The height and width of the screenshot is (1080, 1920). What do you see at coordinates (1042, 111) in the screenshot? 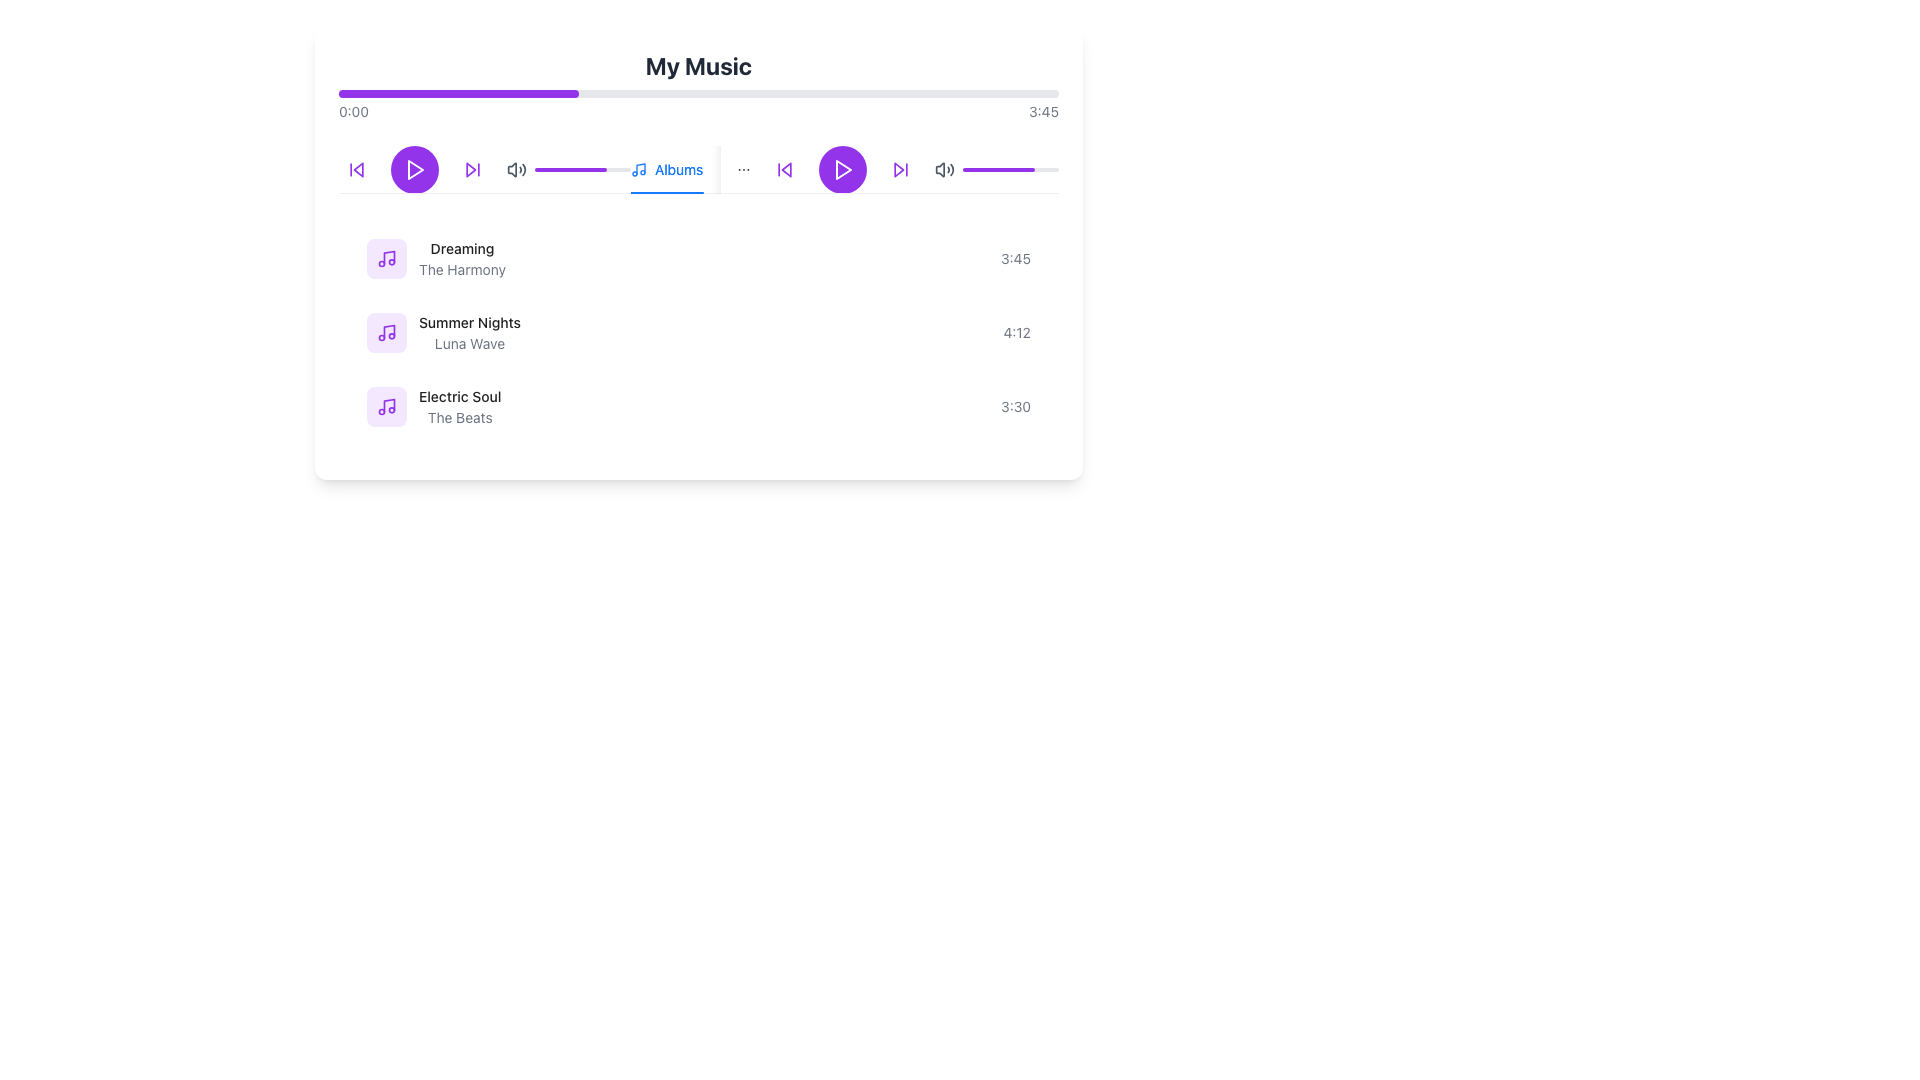
I see `the text label displaying '3:45' in the top-right corner of the music player interface` at bounding box center [1042, 111].